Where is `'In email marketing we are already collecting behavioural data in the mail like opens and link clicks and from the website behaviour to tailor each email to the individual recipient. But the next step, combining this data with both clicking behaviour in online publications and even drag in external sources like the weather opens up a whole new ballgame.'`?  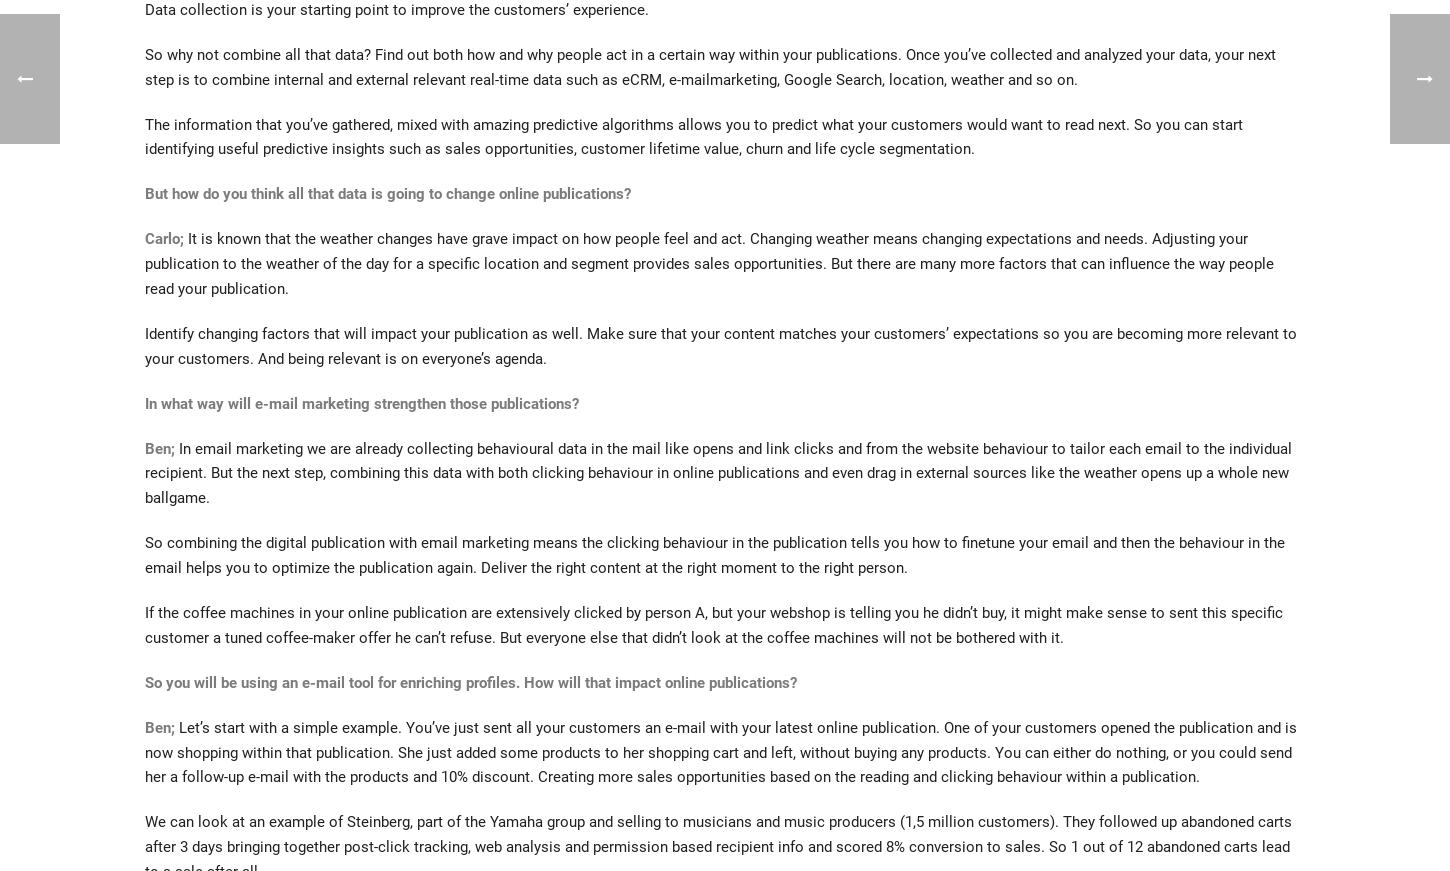 'In email marketing we are already collecting behavioural data in the mail like opens and link clicks and from the website behaviour to tailor each email to the individual recipient. But the next step, combining this data with both clicking behaviour in online publications and even drag in external sources like the weather opens up a whole new ballgame.' is located at coordinates (717, 473).